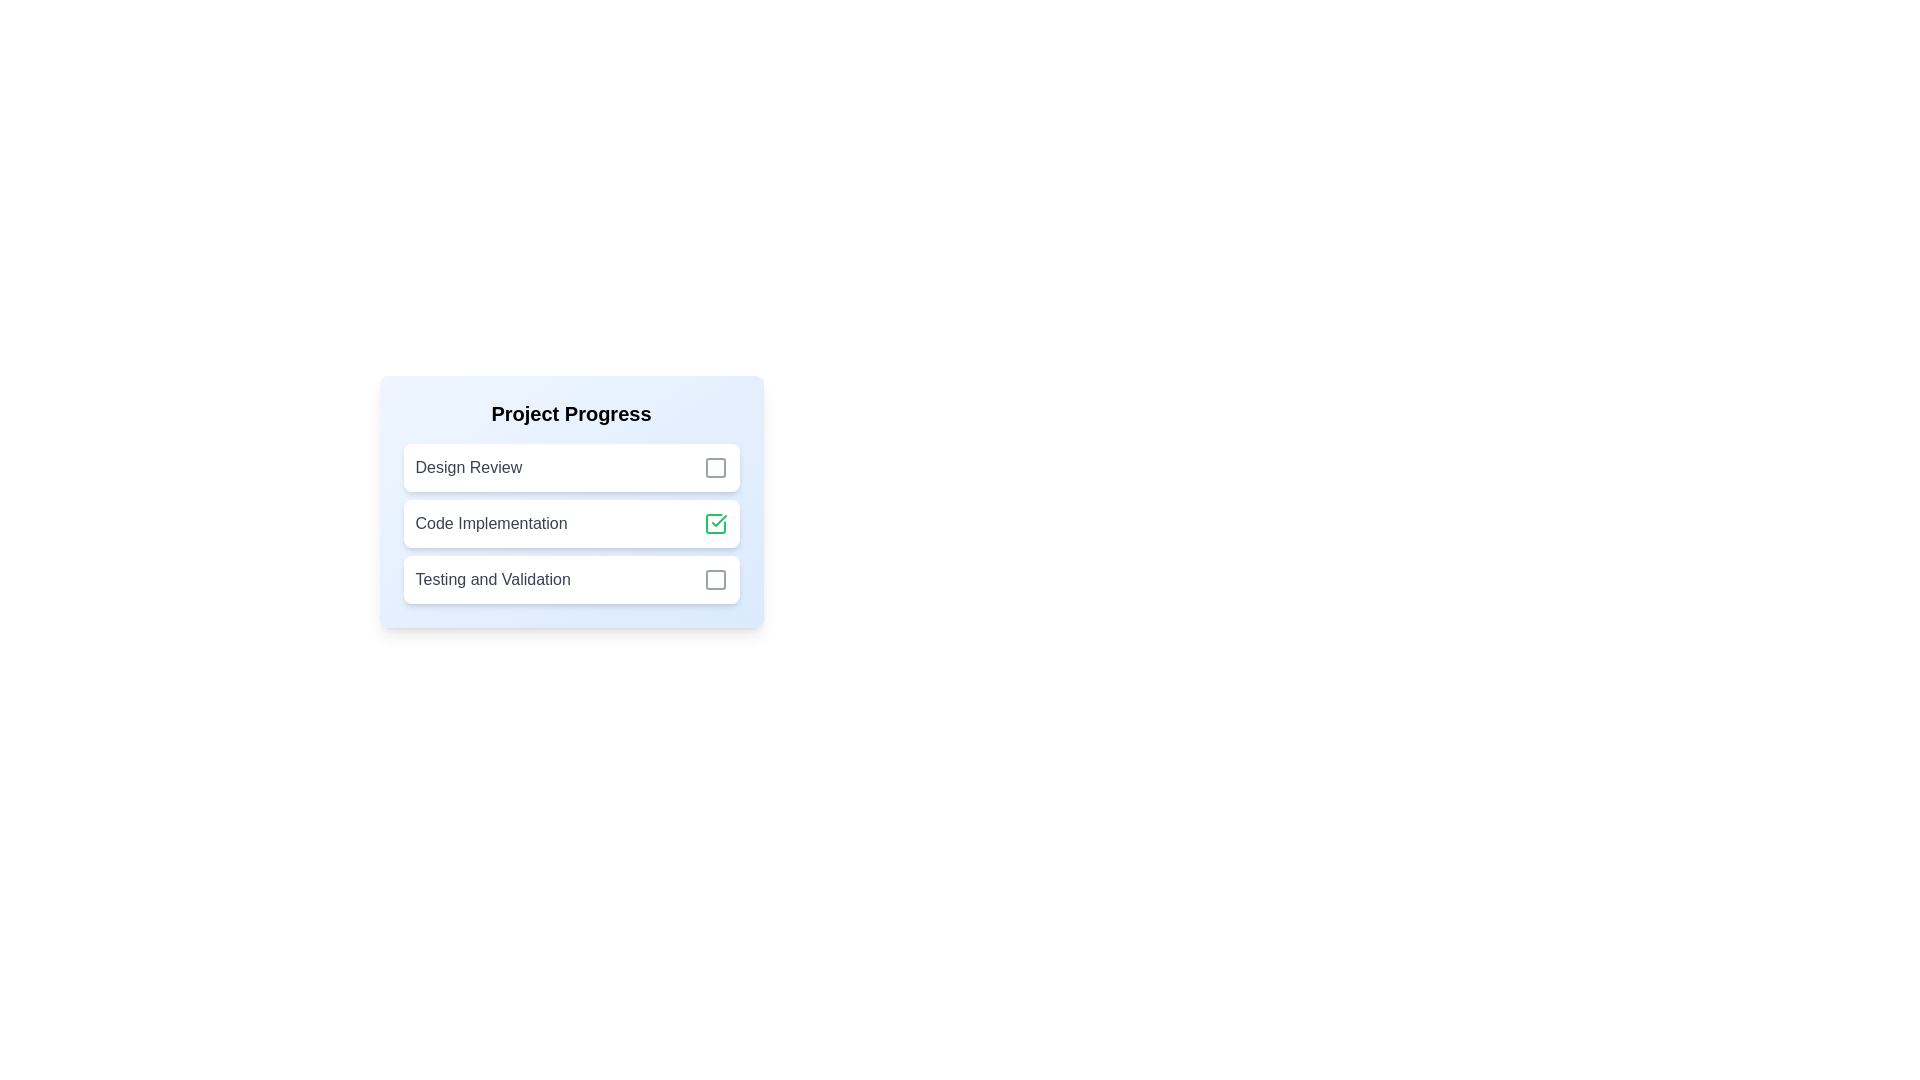 The height and width of the screenshot is (1080, 1920). Describe the element at coordinates (570, 412) in the screenshot. I see `the title text 'Project Progress' to select it` at that location.